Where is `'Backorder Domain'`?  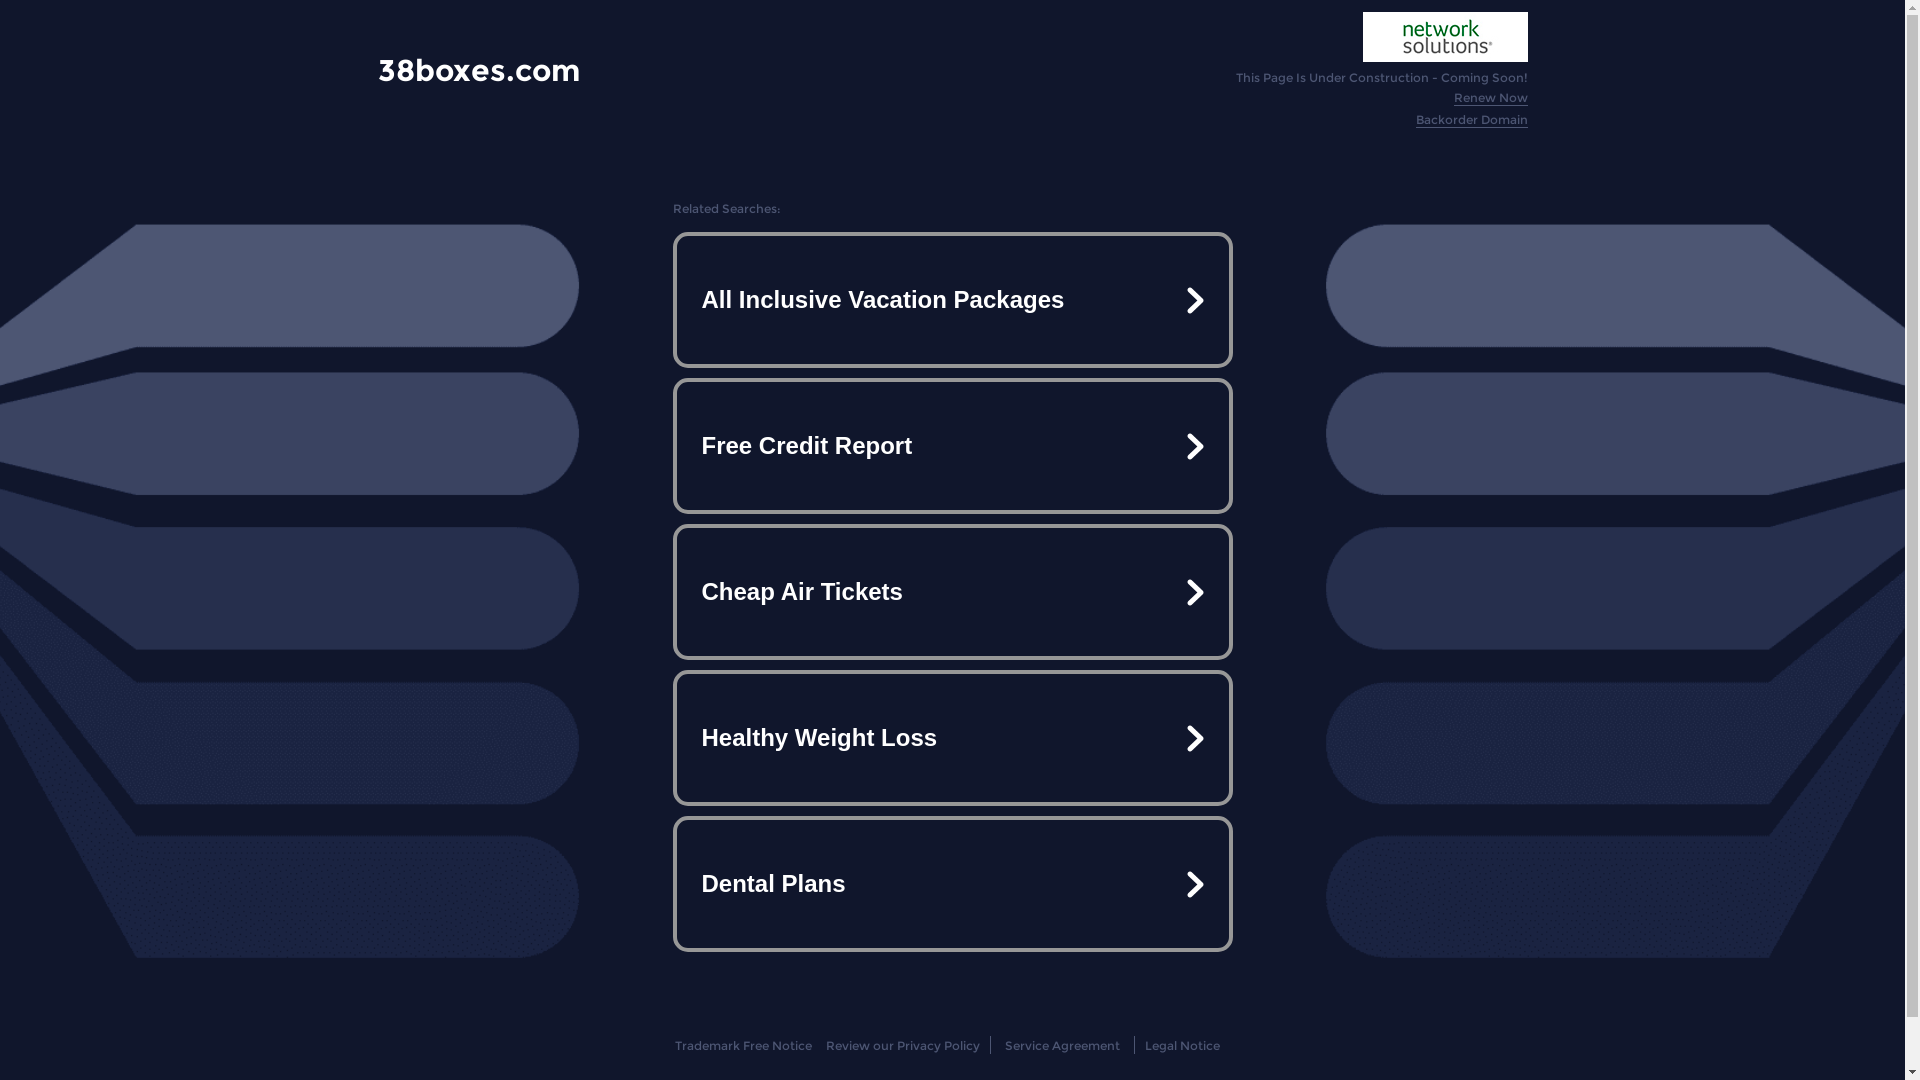 'Backorder Domain' is located at coordinates (1472, 119).